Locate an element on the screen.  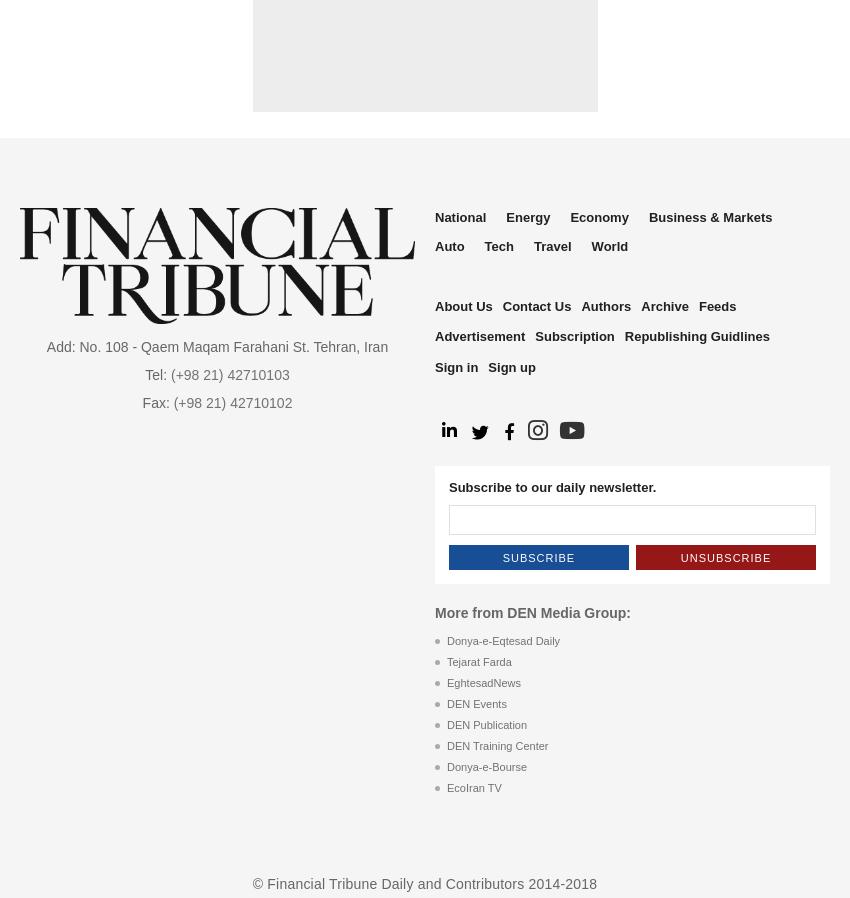
'Tel:' is located at coordinates (145, 374).